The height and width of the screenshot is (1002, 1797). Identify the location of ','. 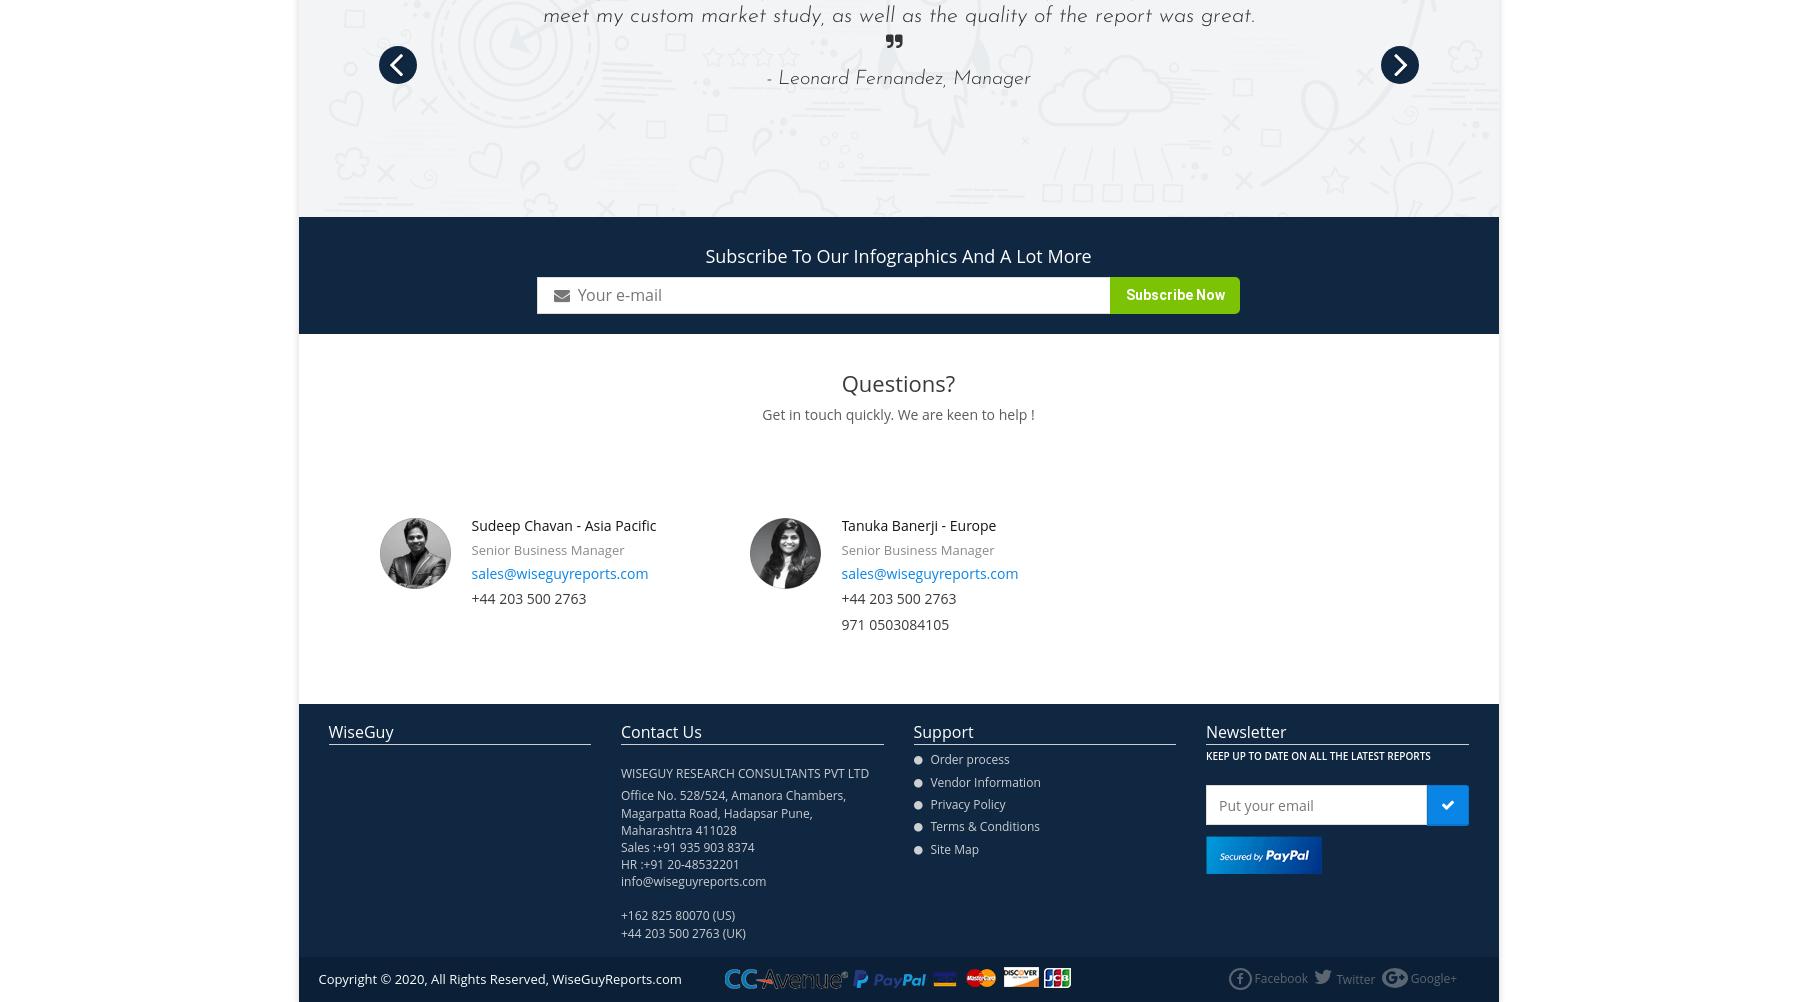
(809, 811).